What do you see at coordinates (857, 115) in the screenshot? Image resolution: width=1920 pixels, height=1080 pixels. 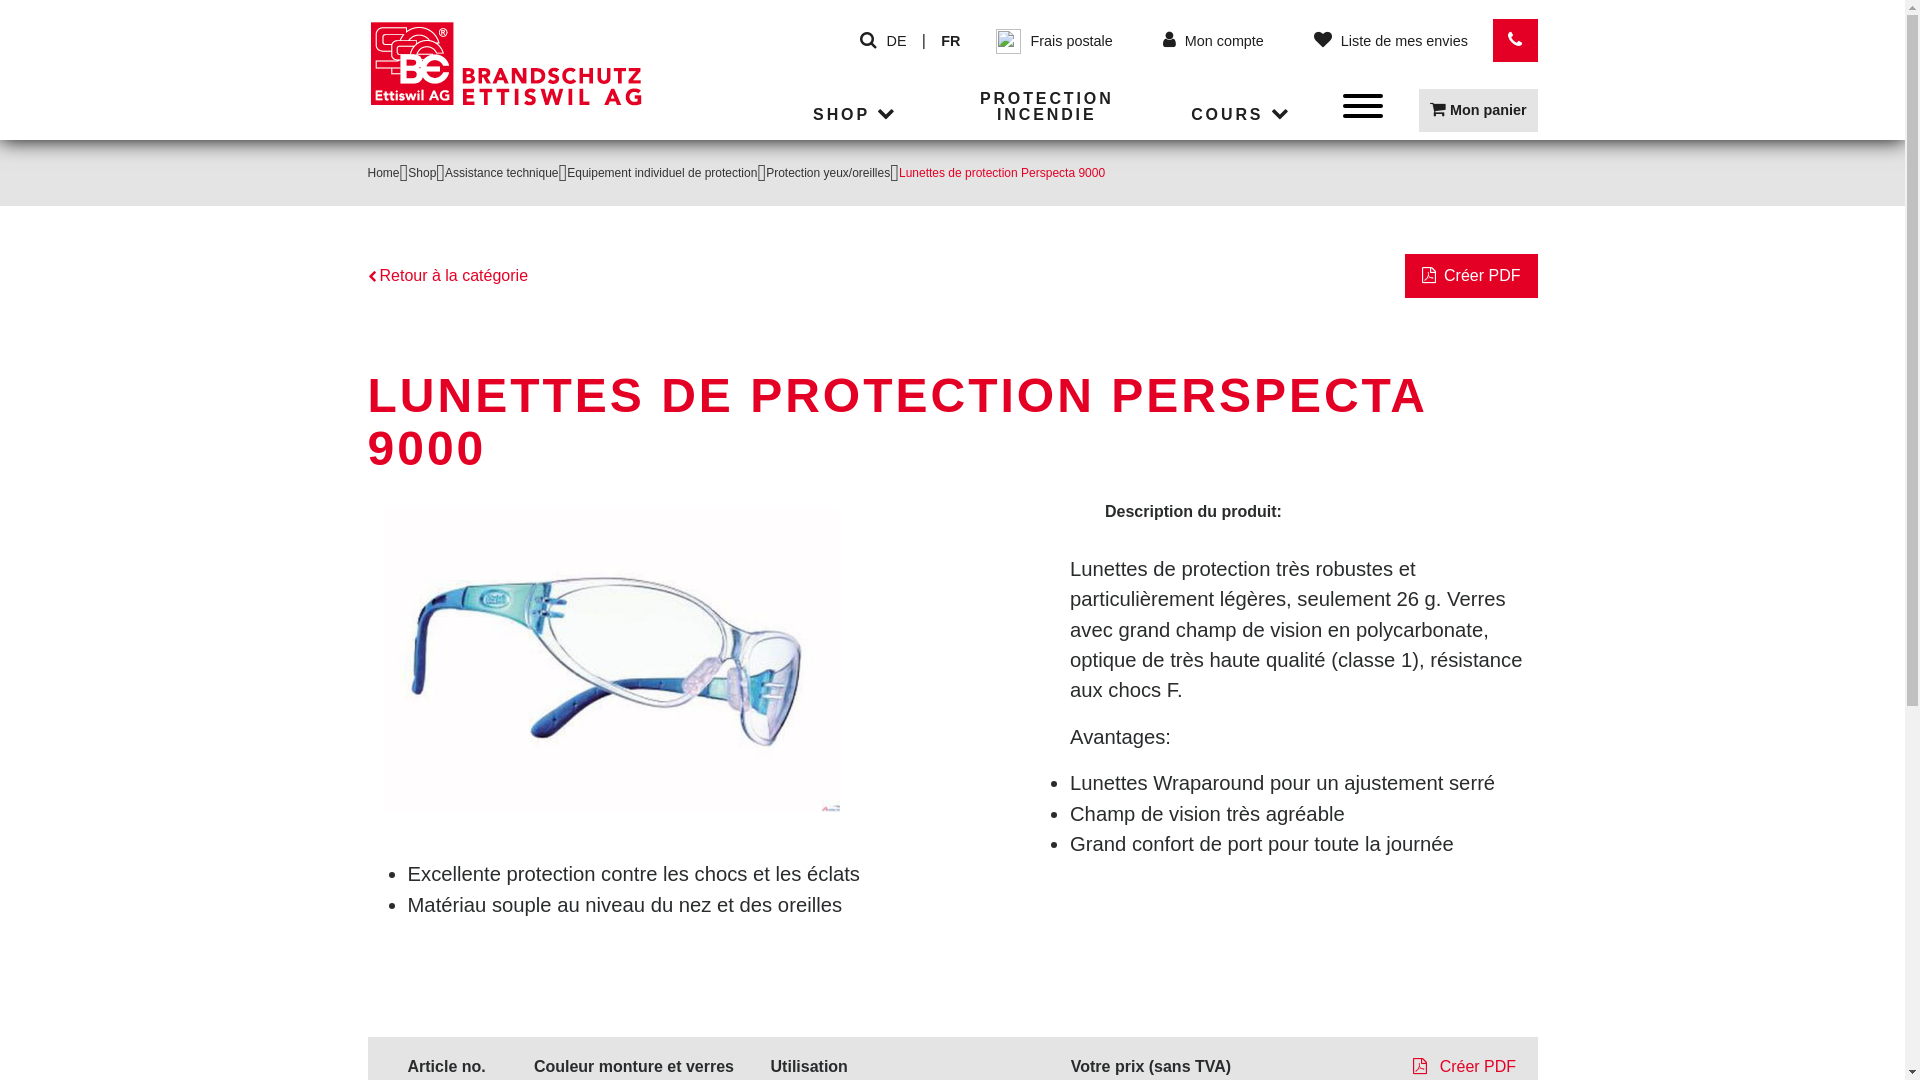 I see `'SHOP'` at bounding box center [857, 115].